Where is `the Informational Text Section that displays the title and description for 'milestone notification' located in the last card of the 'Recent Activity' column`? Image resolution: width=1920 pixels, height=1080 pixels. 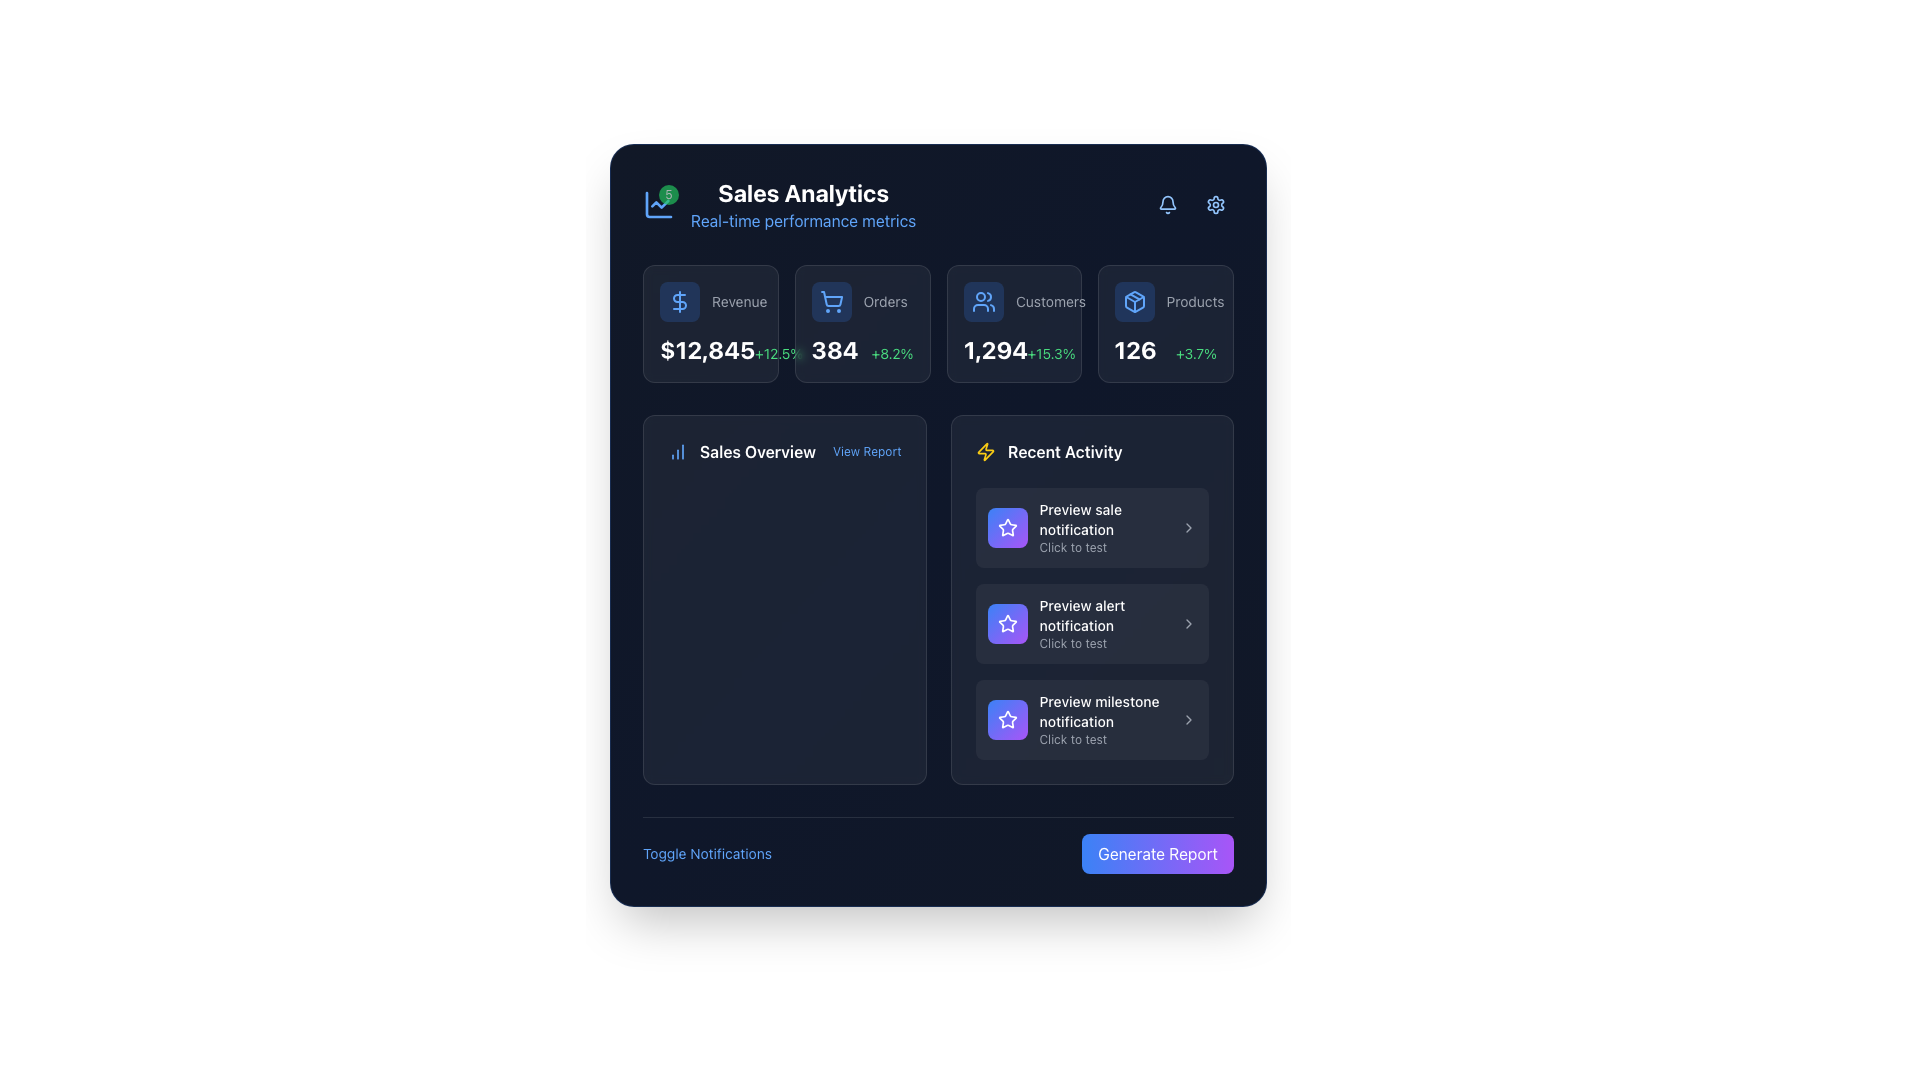
the Informational Text Section that displays the title and description for 'milestone notification' located in the last card of the 'Recent Activity' column is located at coordinates (1103, 720).